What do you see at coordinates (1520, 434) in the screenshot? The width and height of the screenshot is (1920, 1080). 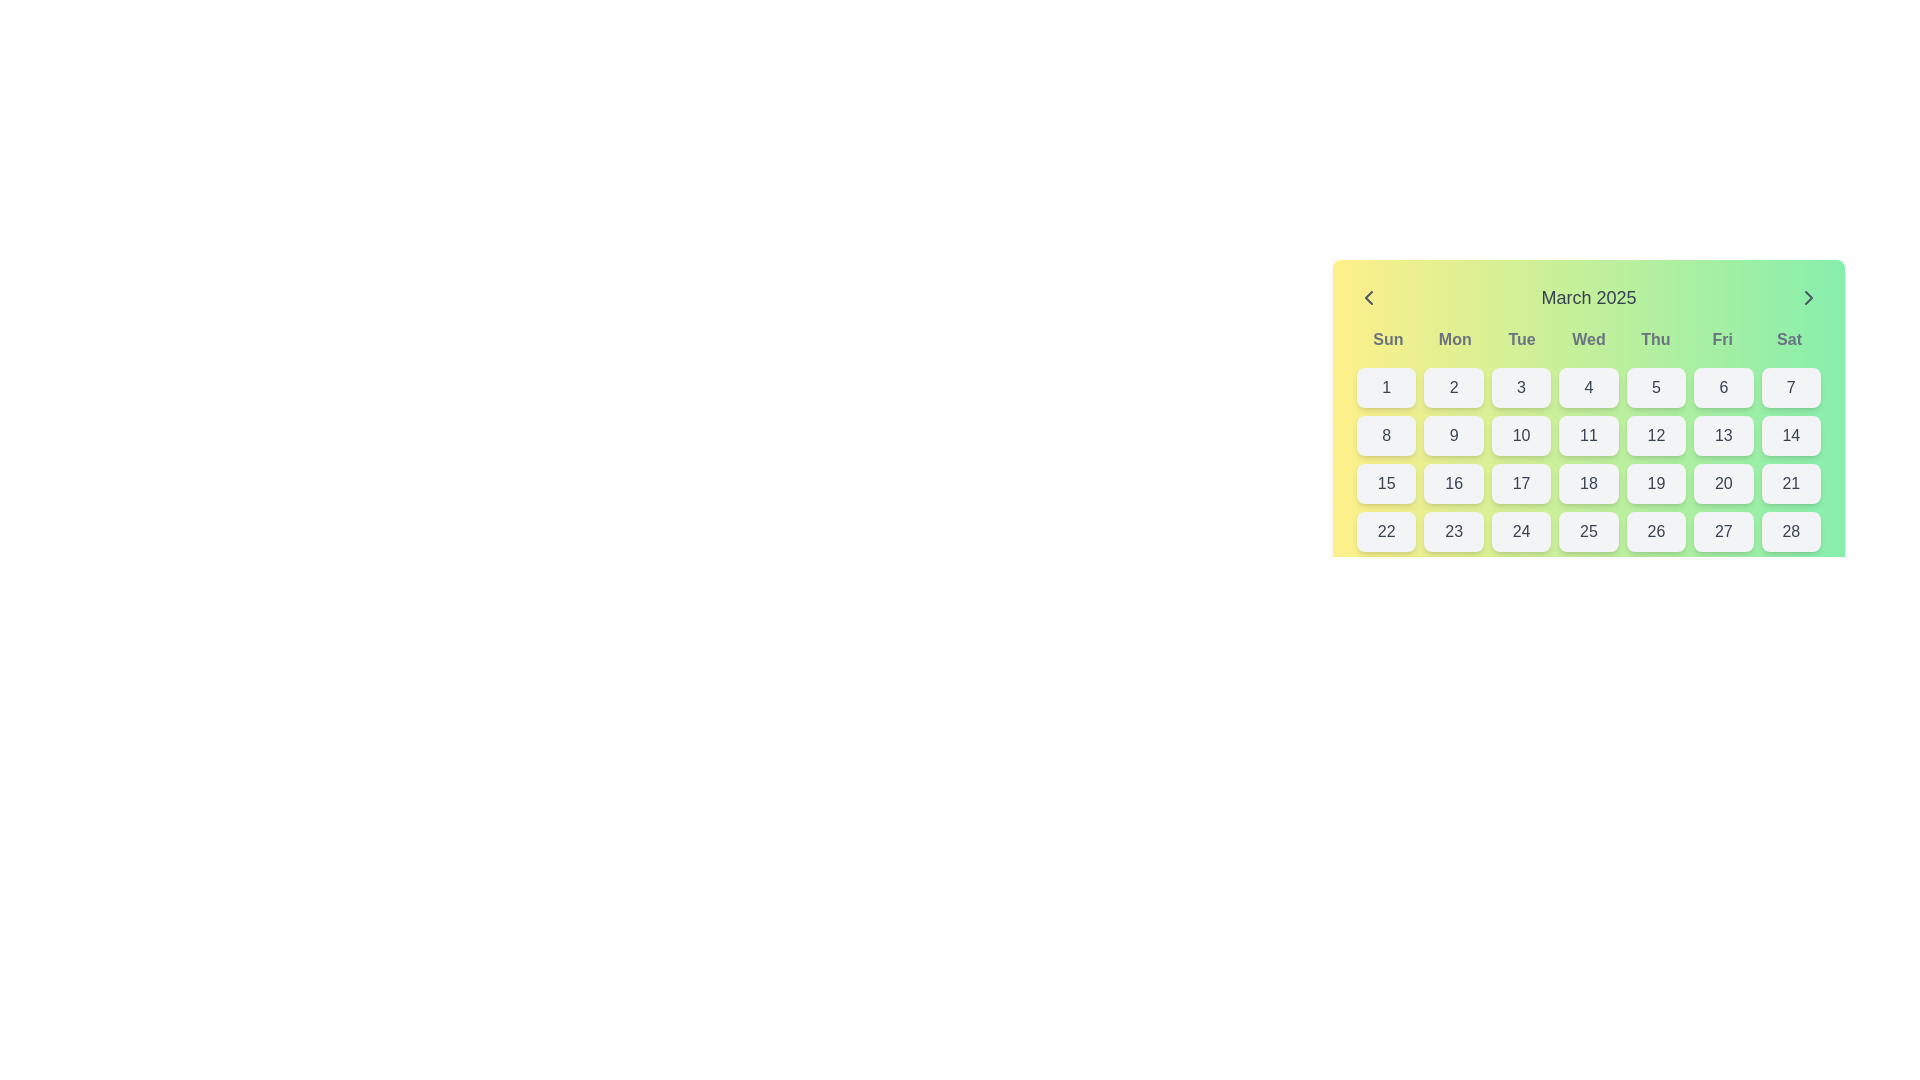 I see `the selectable date button representing the date '10' in the calendar interface, located in the second row and third column of the grid layout` at bounding box center [1520, 434].